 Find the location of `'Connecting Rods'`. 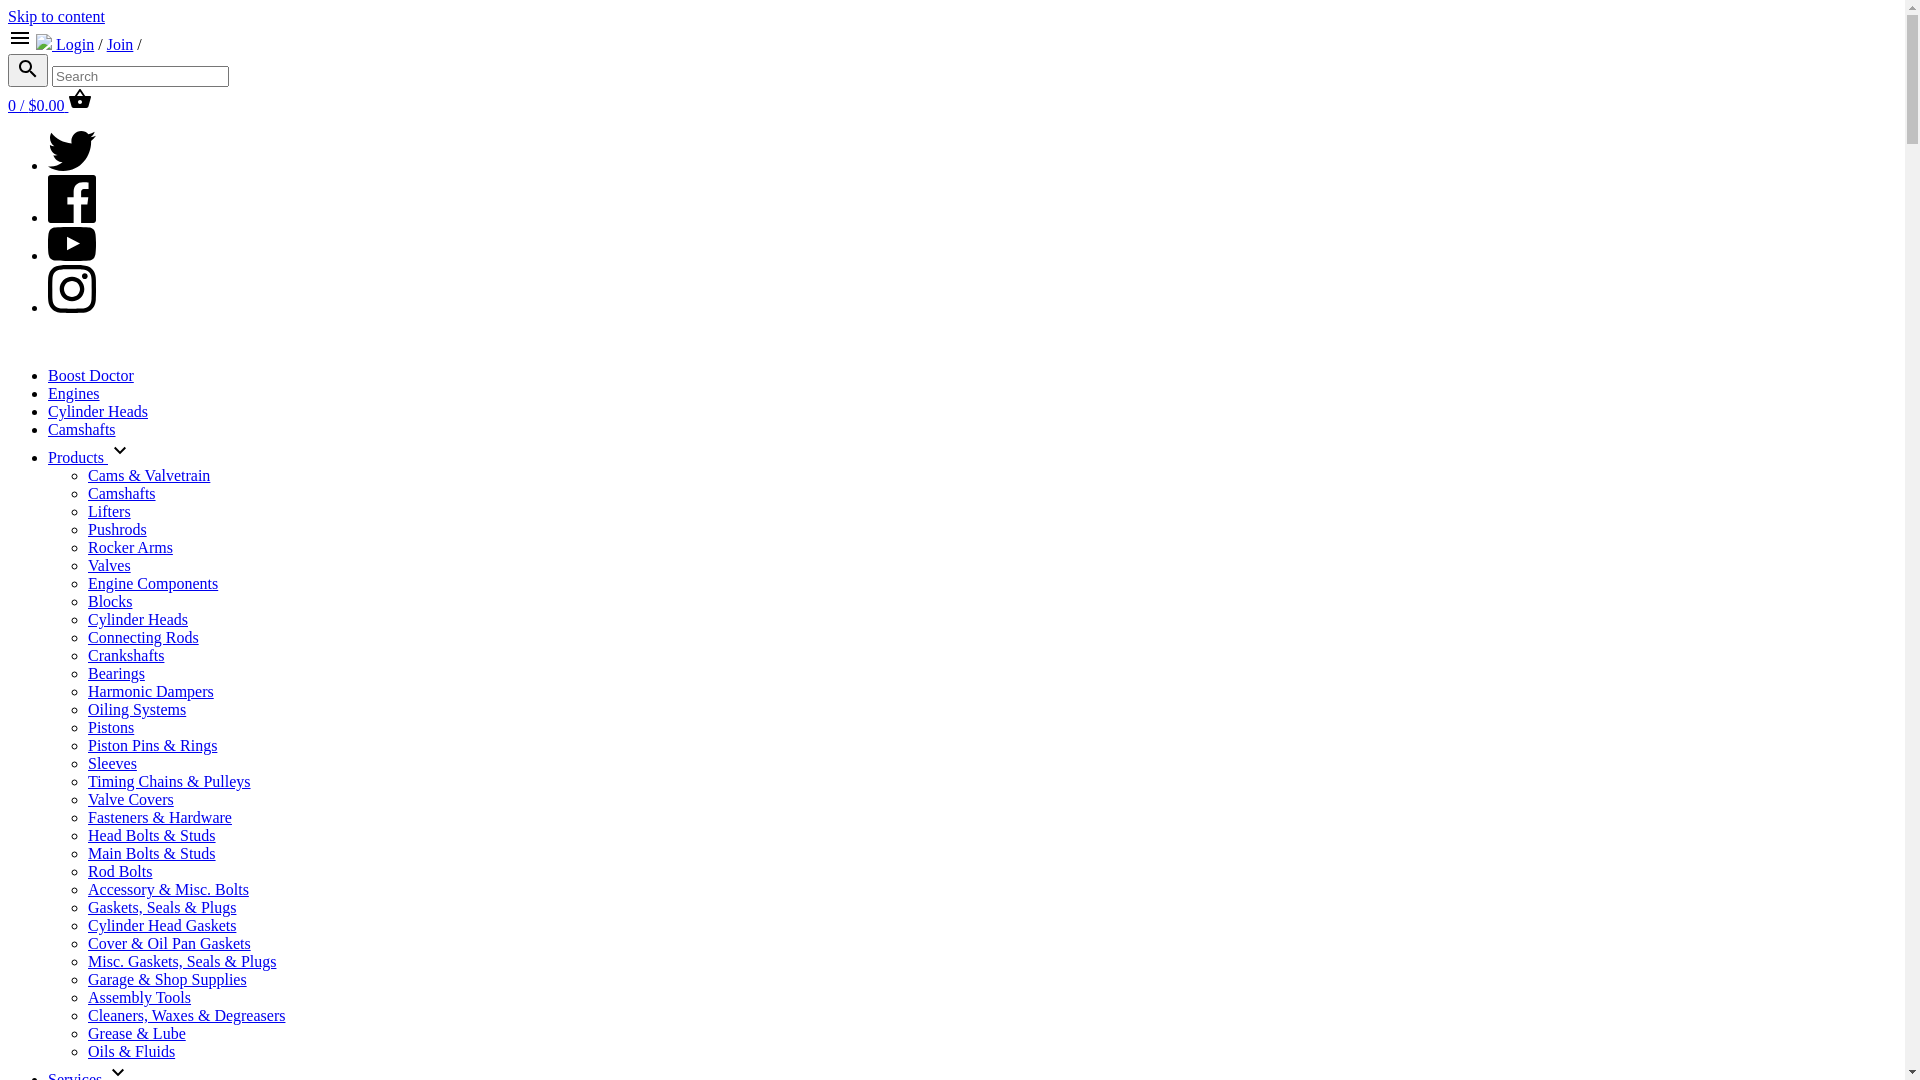

'Connecting Rods' is located at coordinates (142, 637).